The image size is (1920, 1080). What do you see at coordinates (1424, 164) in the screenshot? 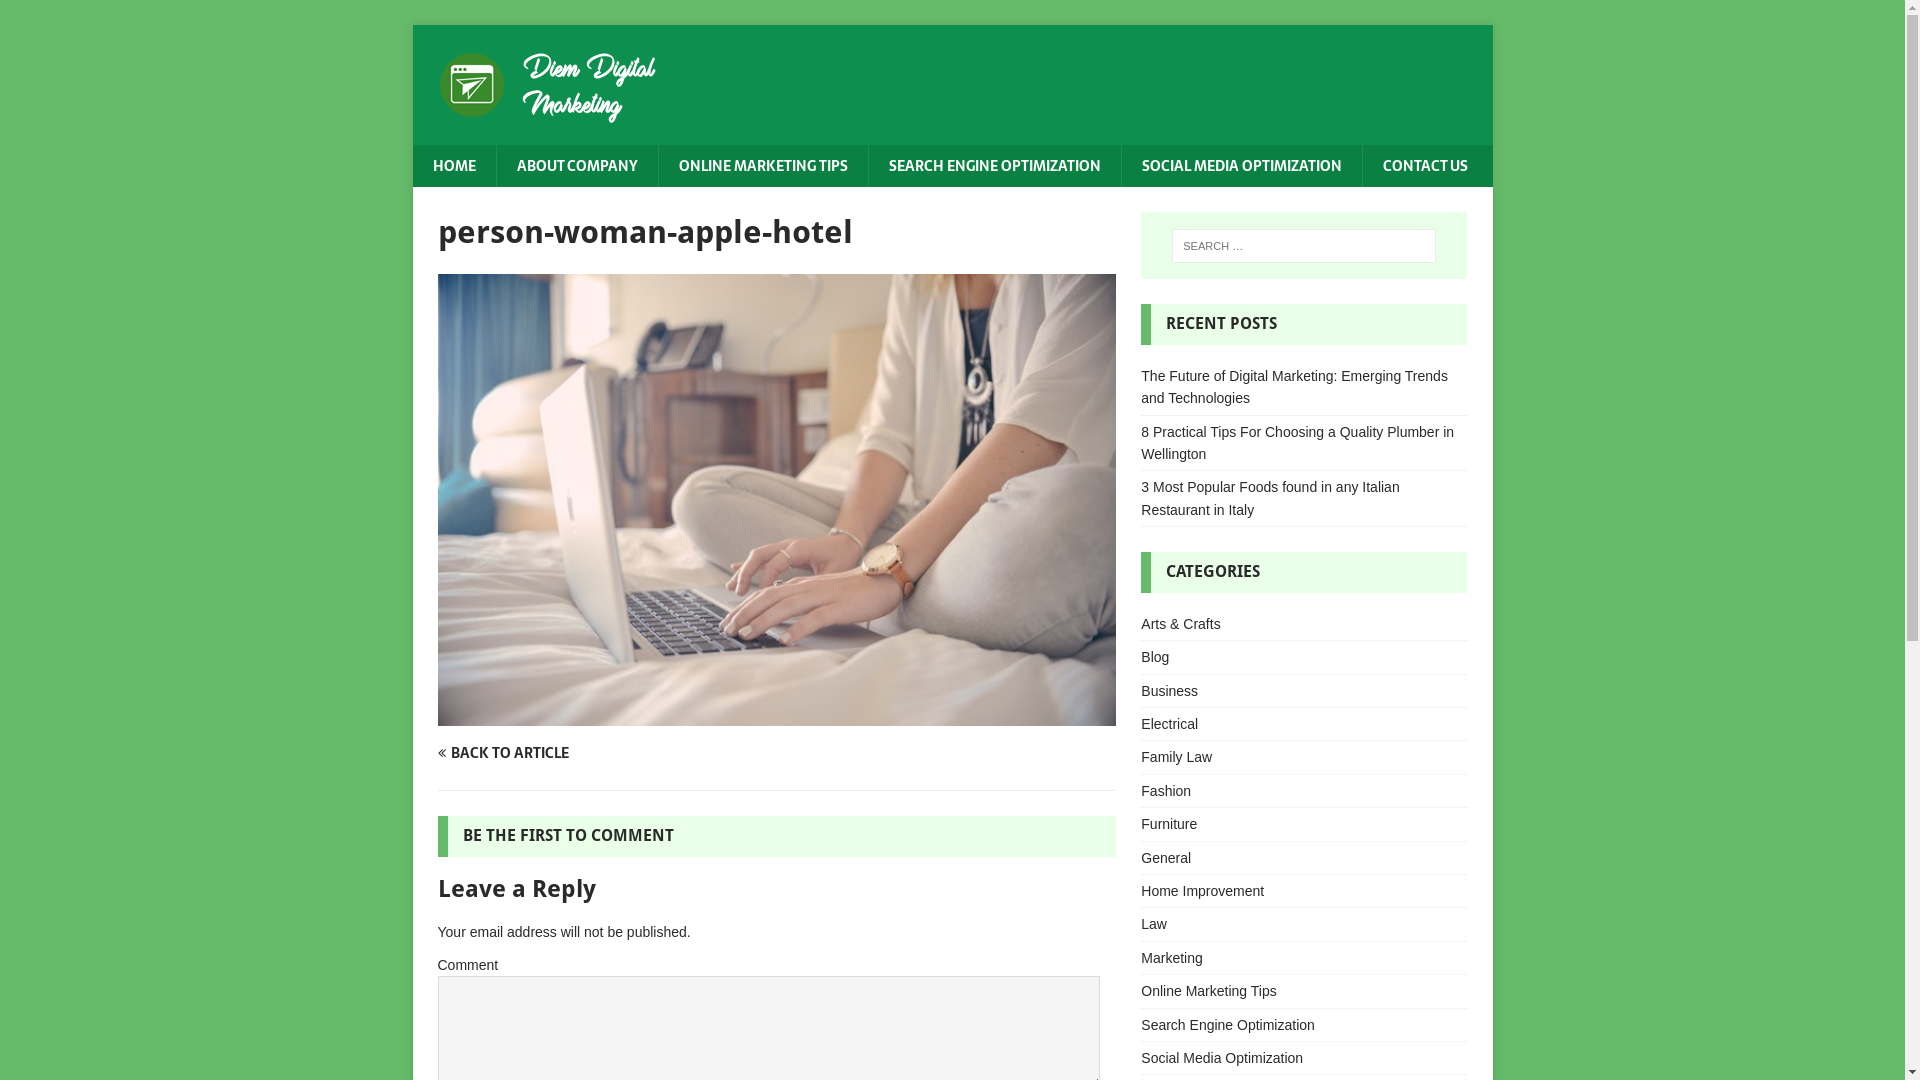
I see `'CONTACT US'` at bounding box center [1424, 164].